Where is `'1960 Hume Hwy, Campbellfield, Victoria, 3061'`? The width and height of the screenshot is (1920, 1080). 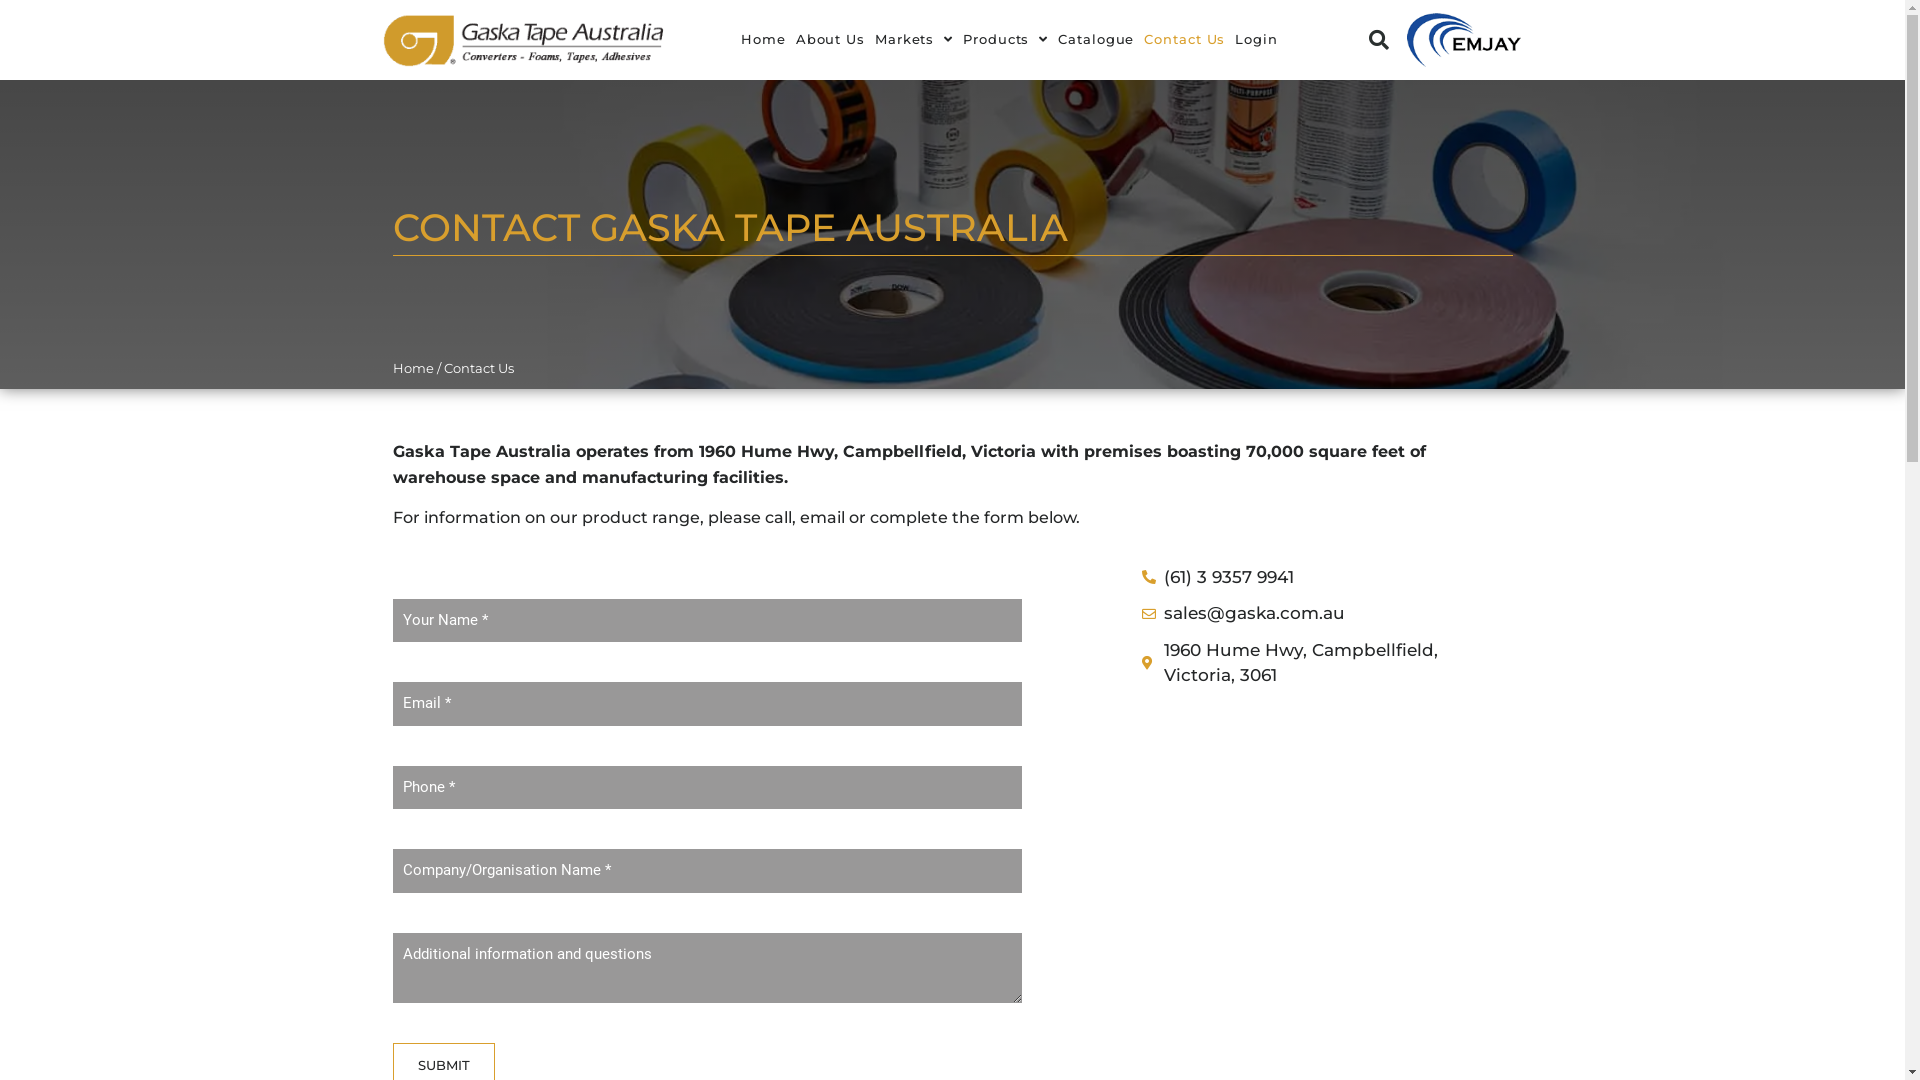 '1960 Hume Hwy, Campbellfield, Victoria, 3061' is located at coordinates (1304, 663).